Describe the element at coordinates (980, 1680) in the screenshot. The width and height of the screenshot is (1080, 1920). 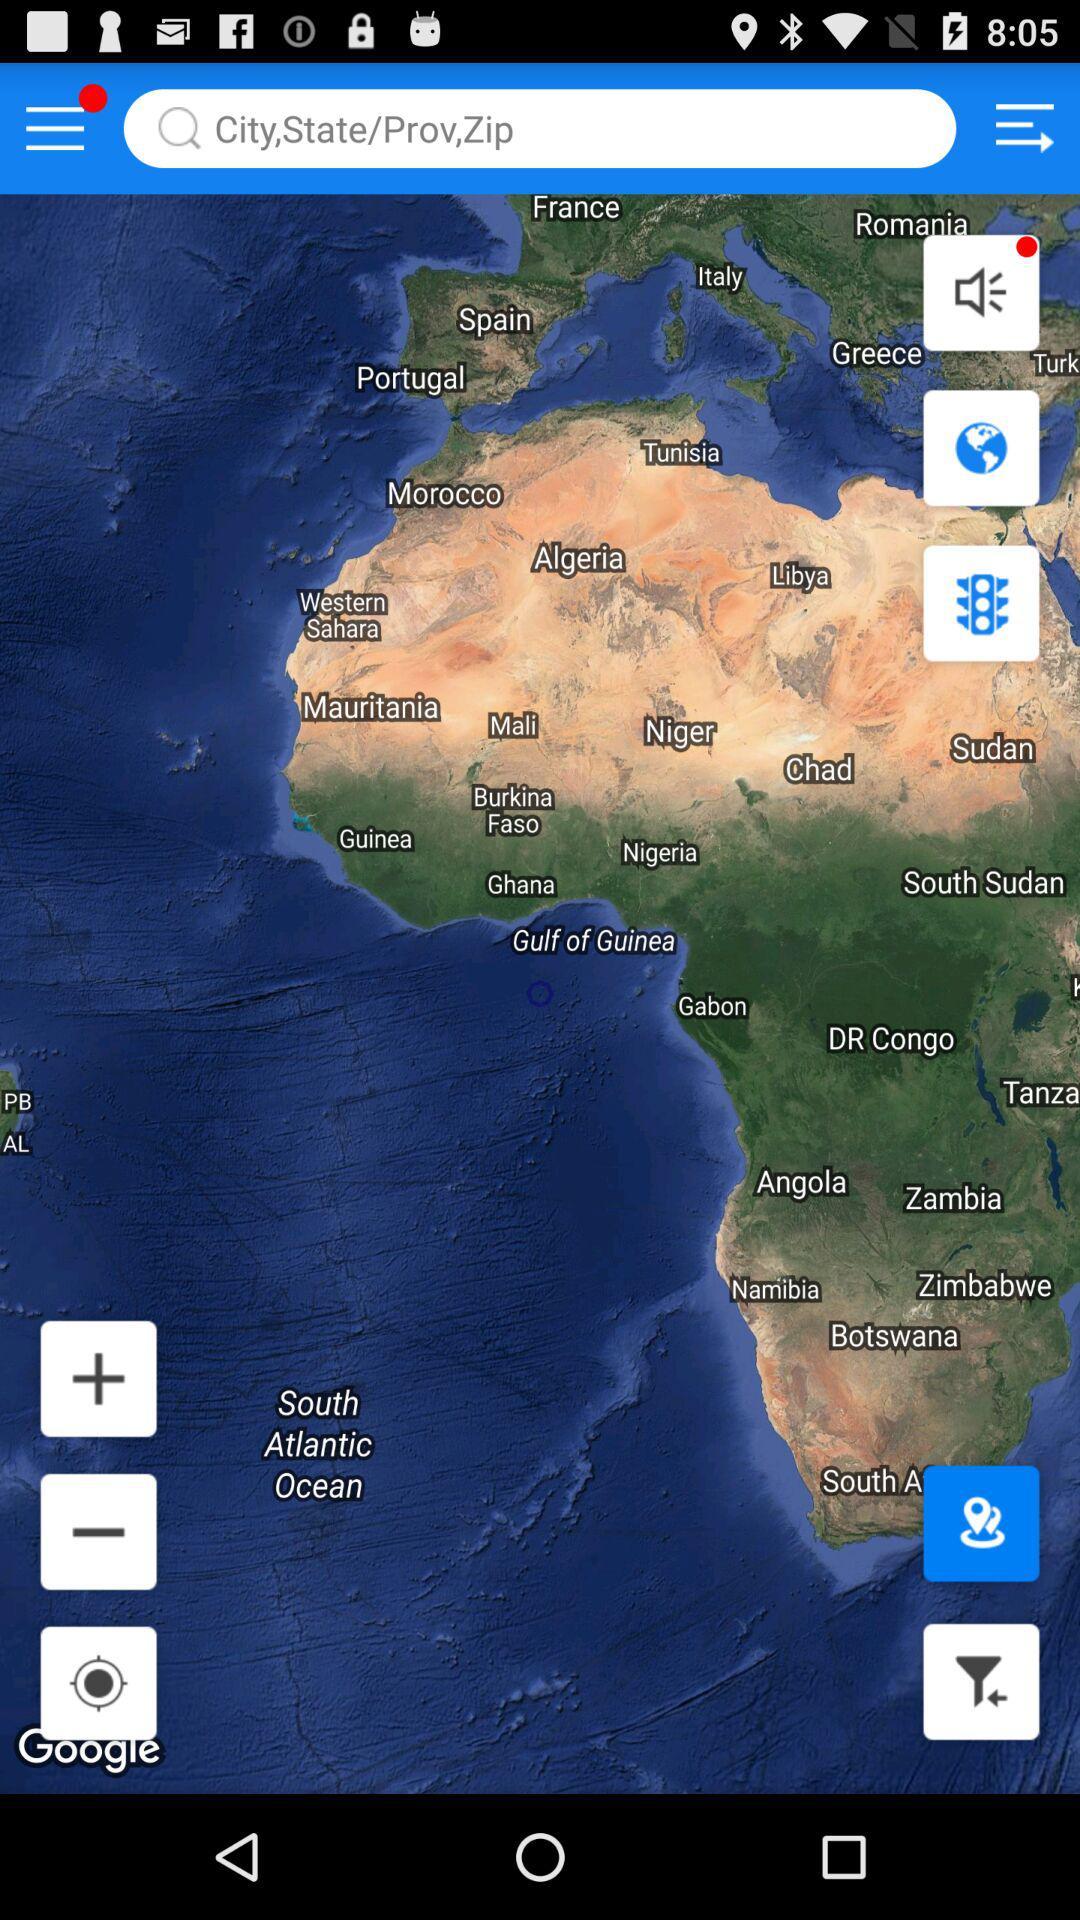
I see `filter search` at that location.